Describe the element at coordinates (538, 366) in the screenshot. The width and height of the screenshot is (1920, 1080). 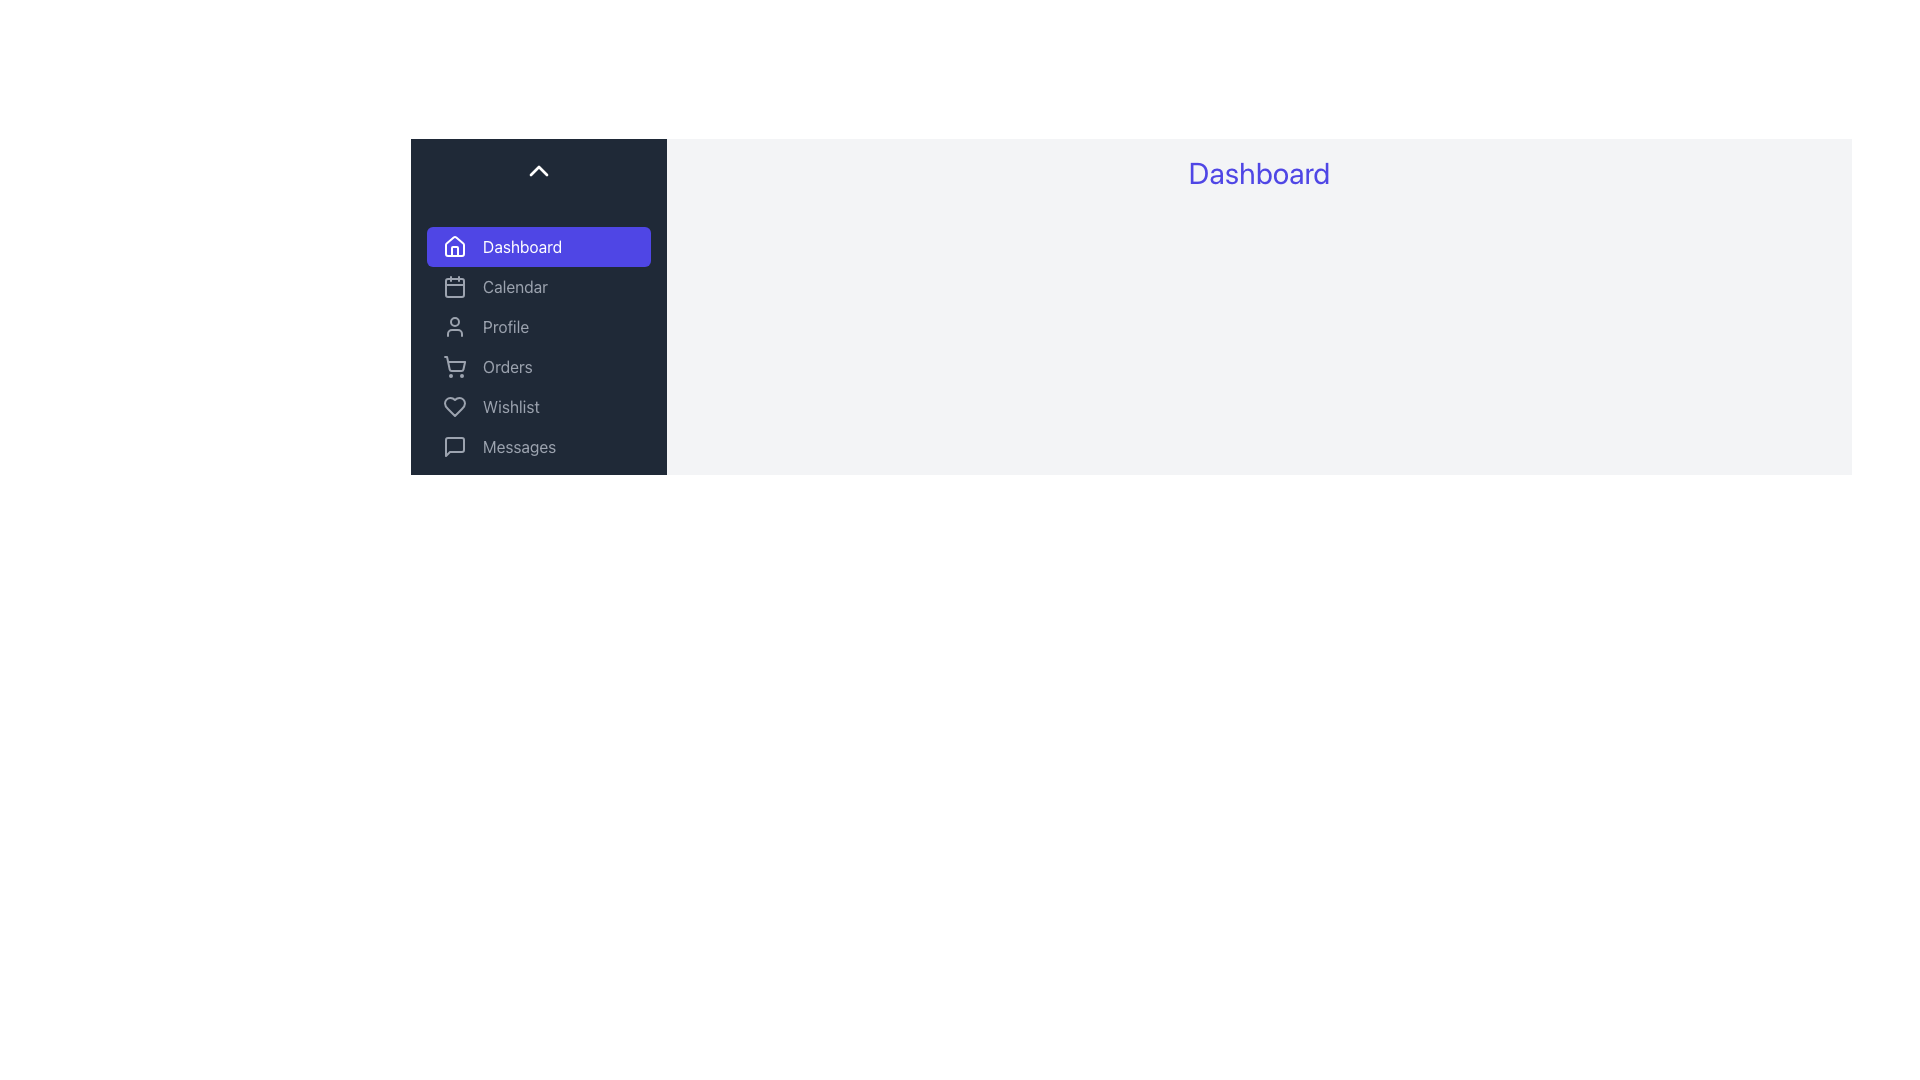
I see `the navigational menu located in the left sidebar` at that location.